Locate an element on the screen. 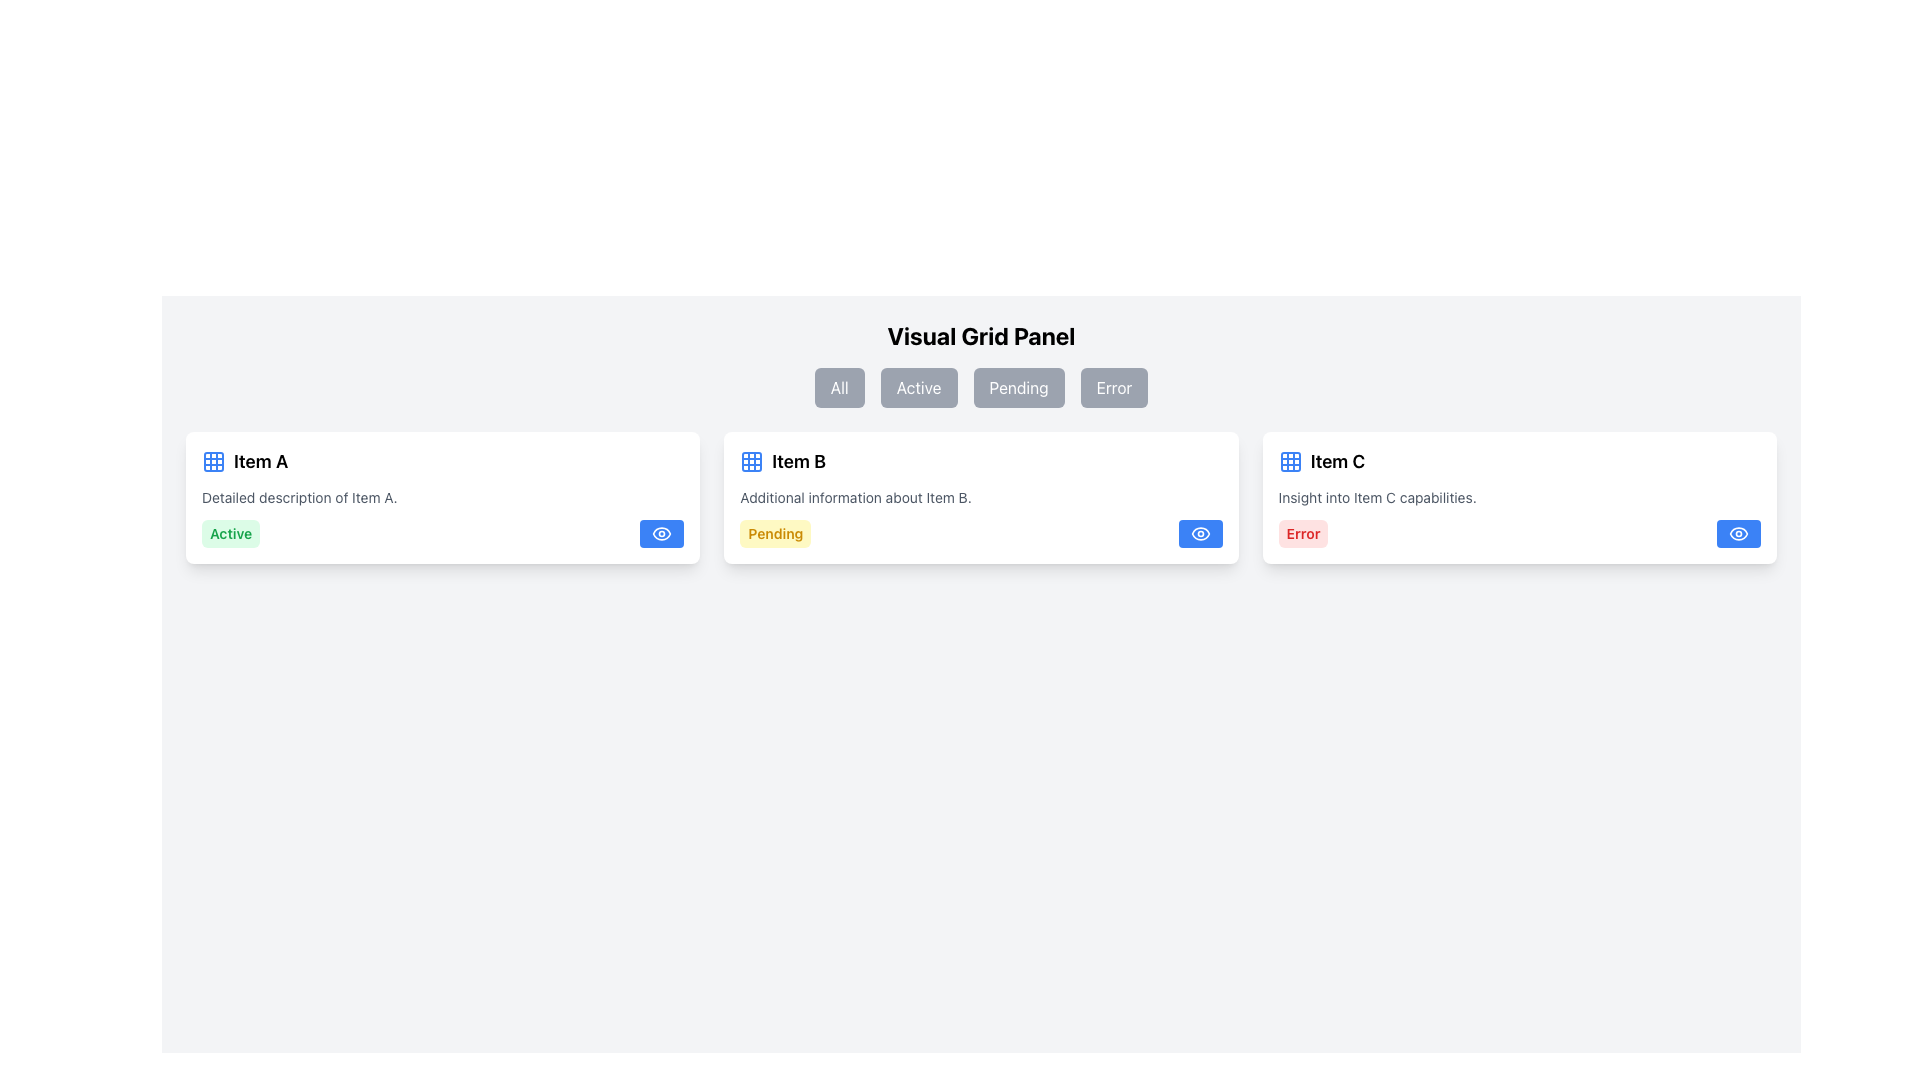 Image resolution: width=1920 pixels, height=1080 pixels. the text label reading 'Visual Grid Panel', which is styled in bold and large font, and centrally displayed at the top of the interface is located at coordinates (981, 334).